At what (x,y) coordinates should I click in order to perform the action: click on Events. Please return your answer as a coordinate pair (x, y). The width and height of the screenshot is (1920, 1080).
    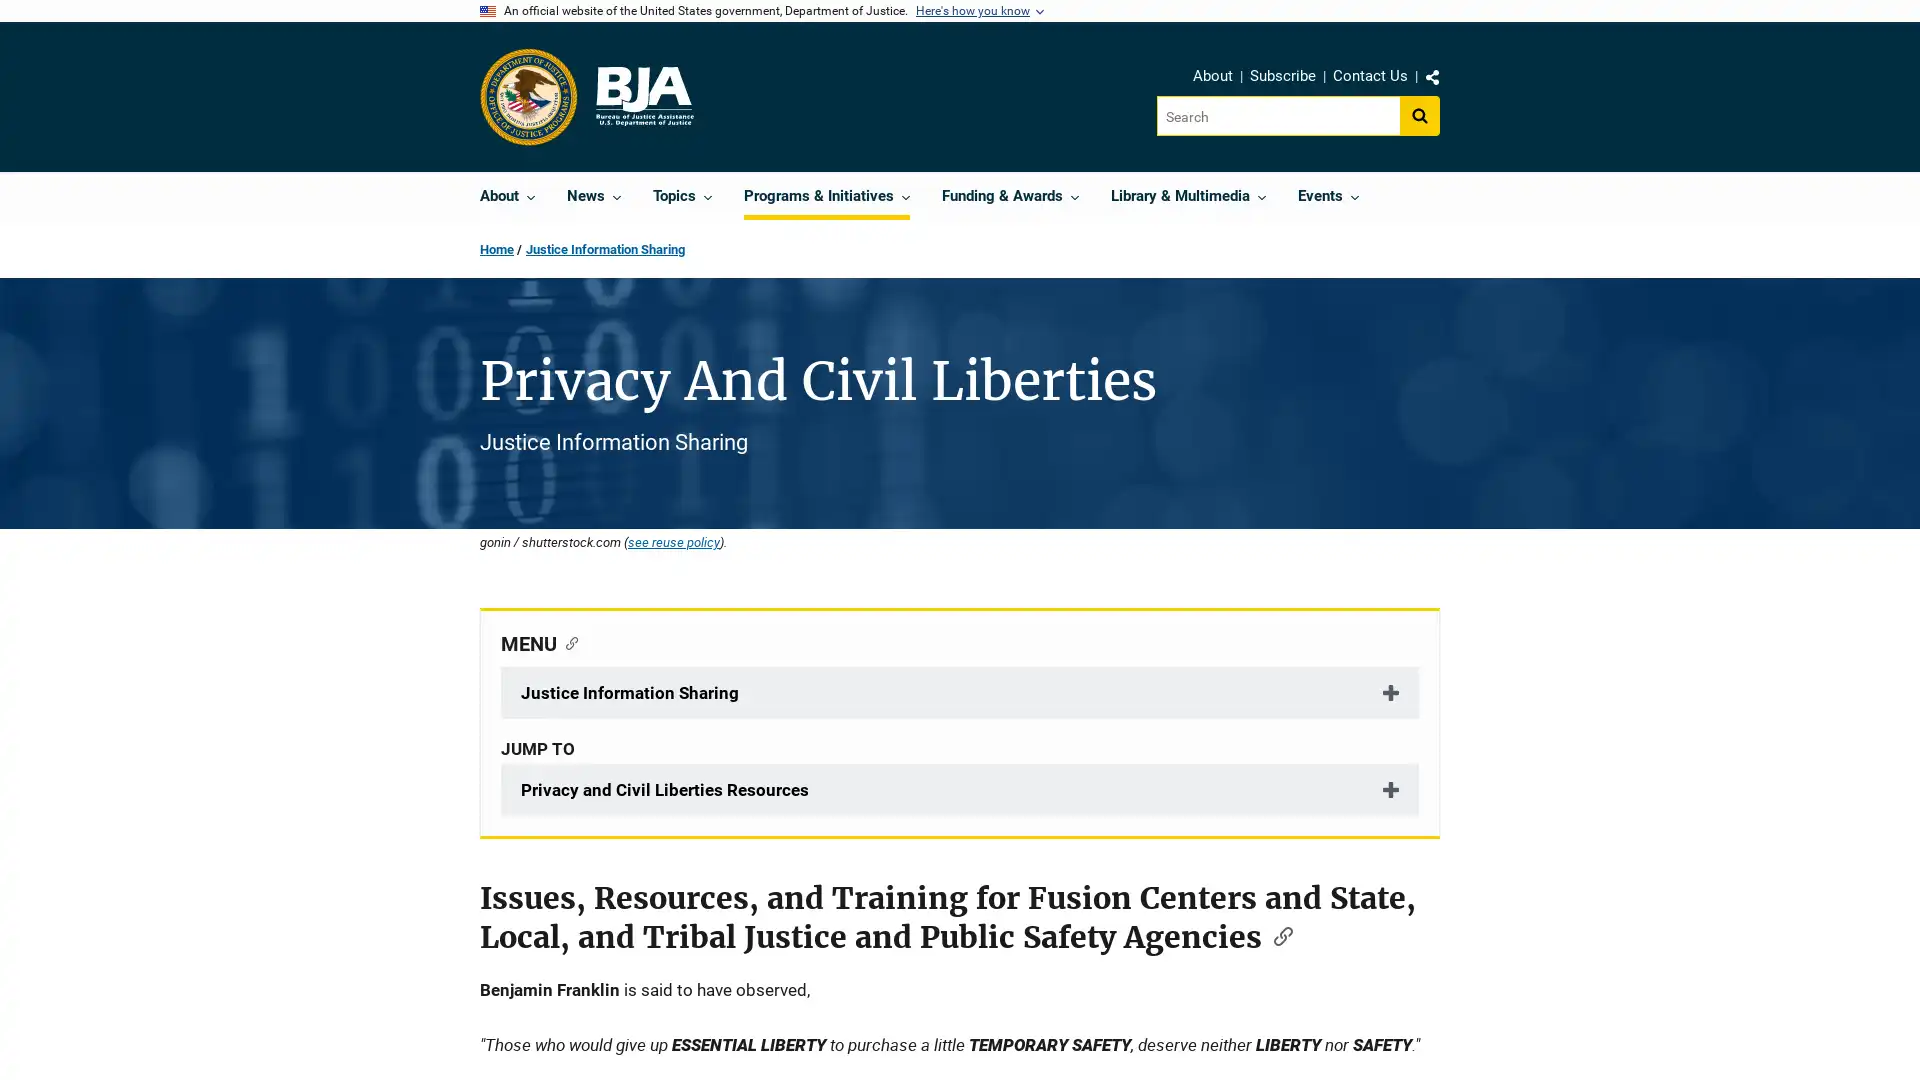
    Looking at the image, I should click on (1328, 196).